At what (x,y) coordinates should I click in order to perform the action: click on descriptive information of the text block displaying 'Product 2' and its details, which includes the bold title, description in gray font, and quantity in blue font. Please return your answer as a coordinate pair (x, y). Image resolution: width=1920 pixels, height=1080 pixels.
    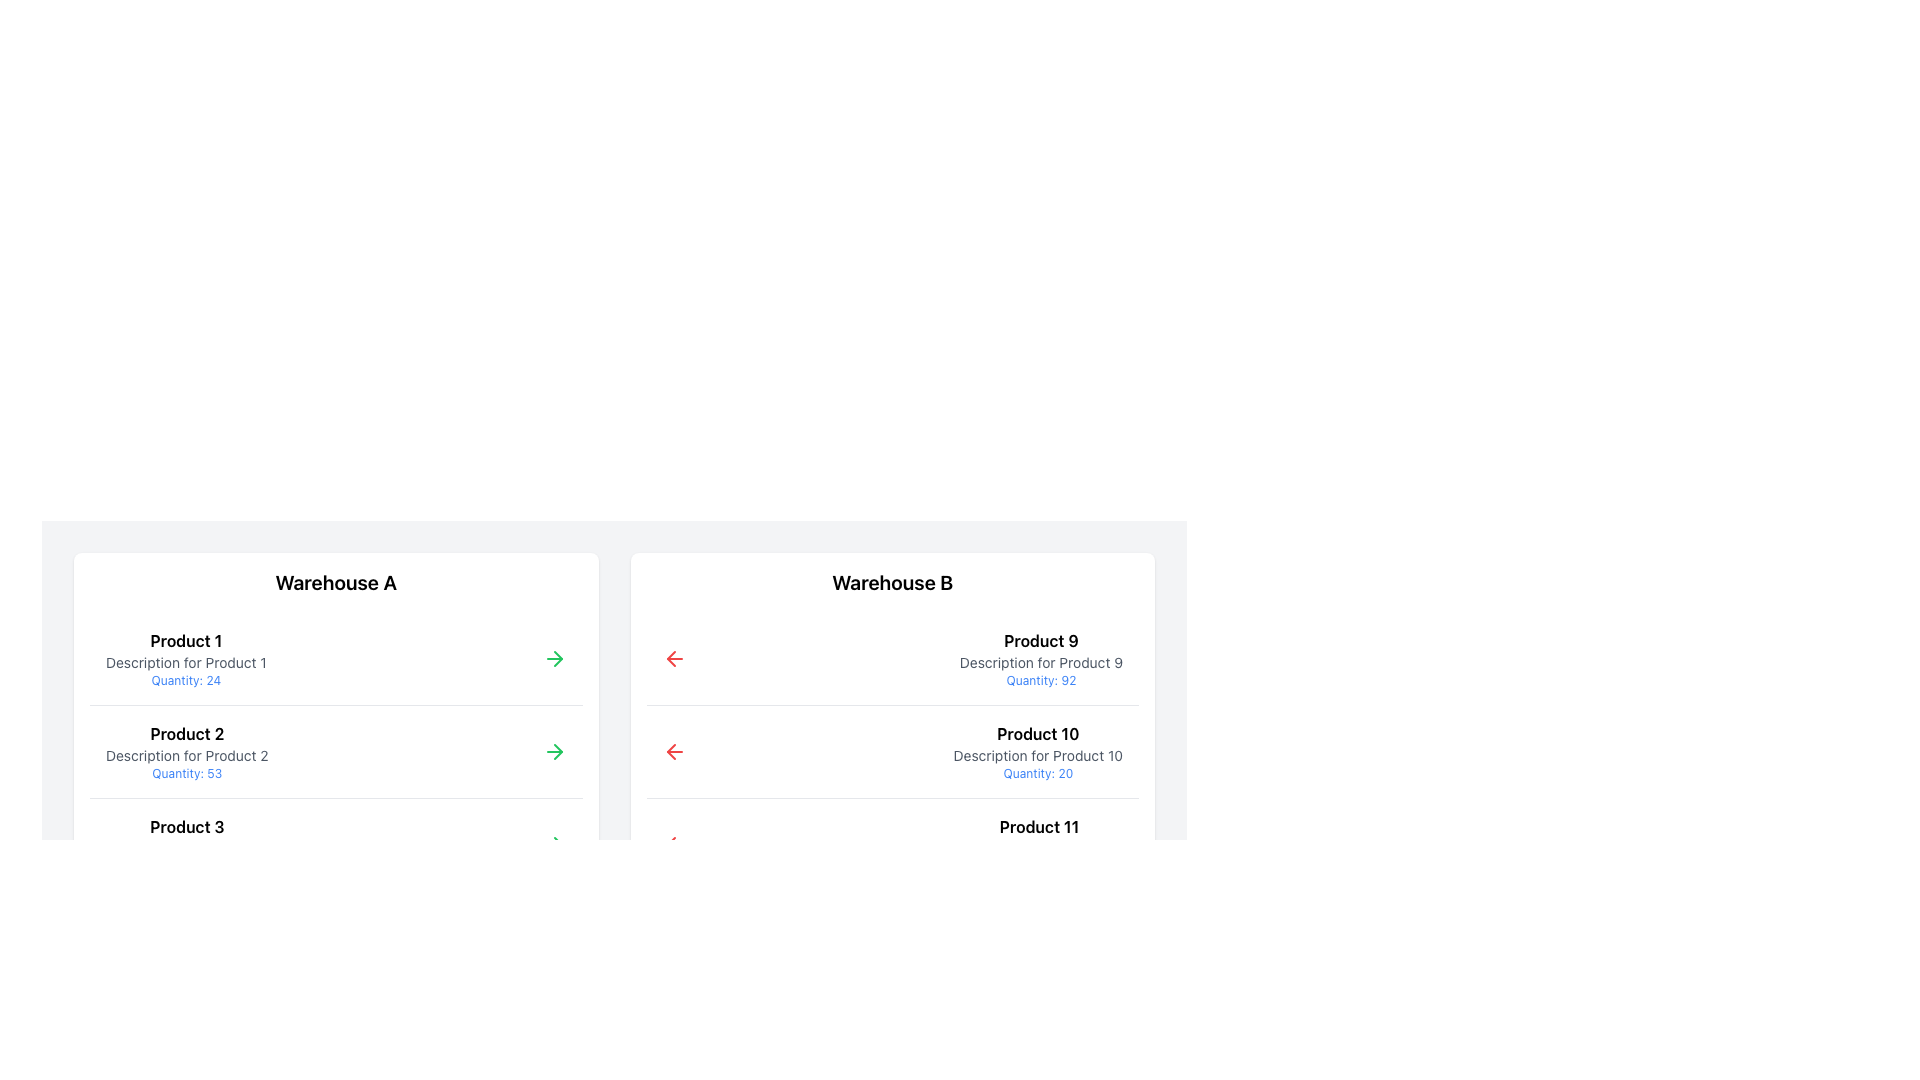
    Looking at the image, I should click on (187, 752).